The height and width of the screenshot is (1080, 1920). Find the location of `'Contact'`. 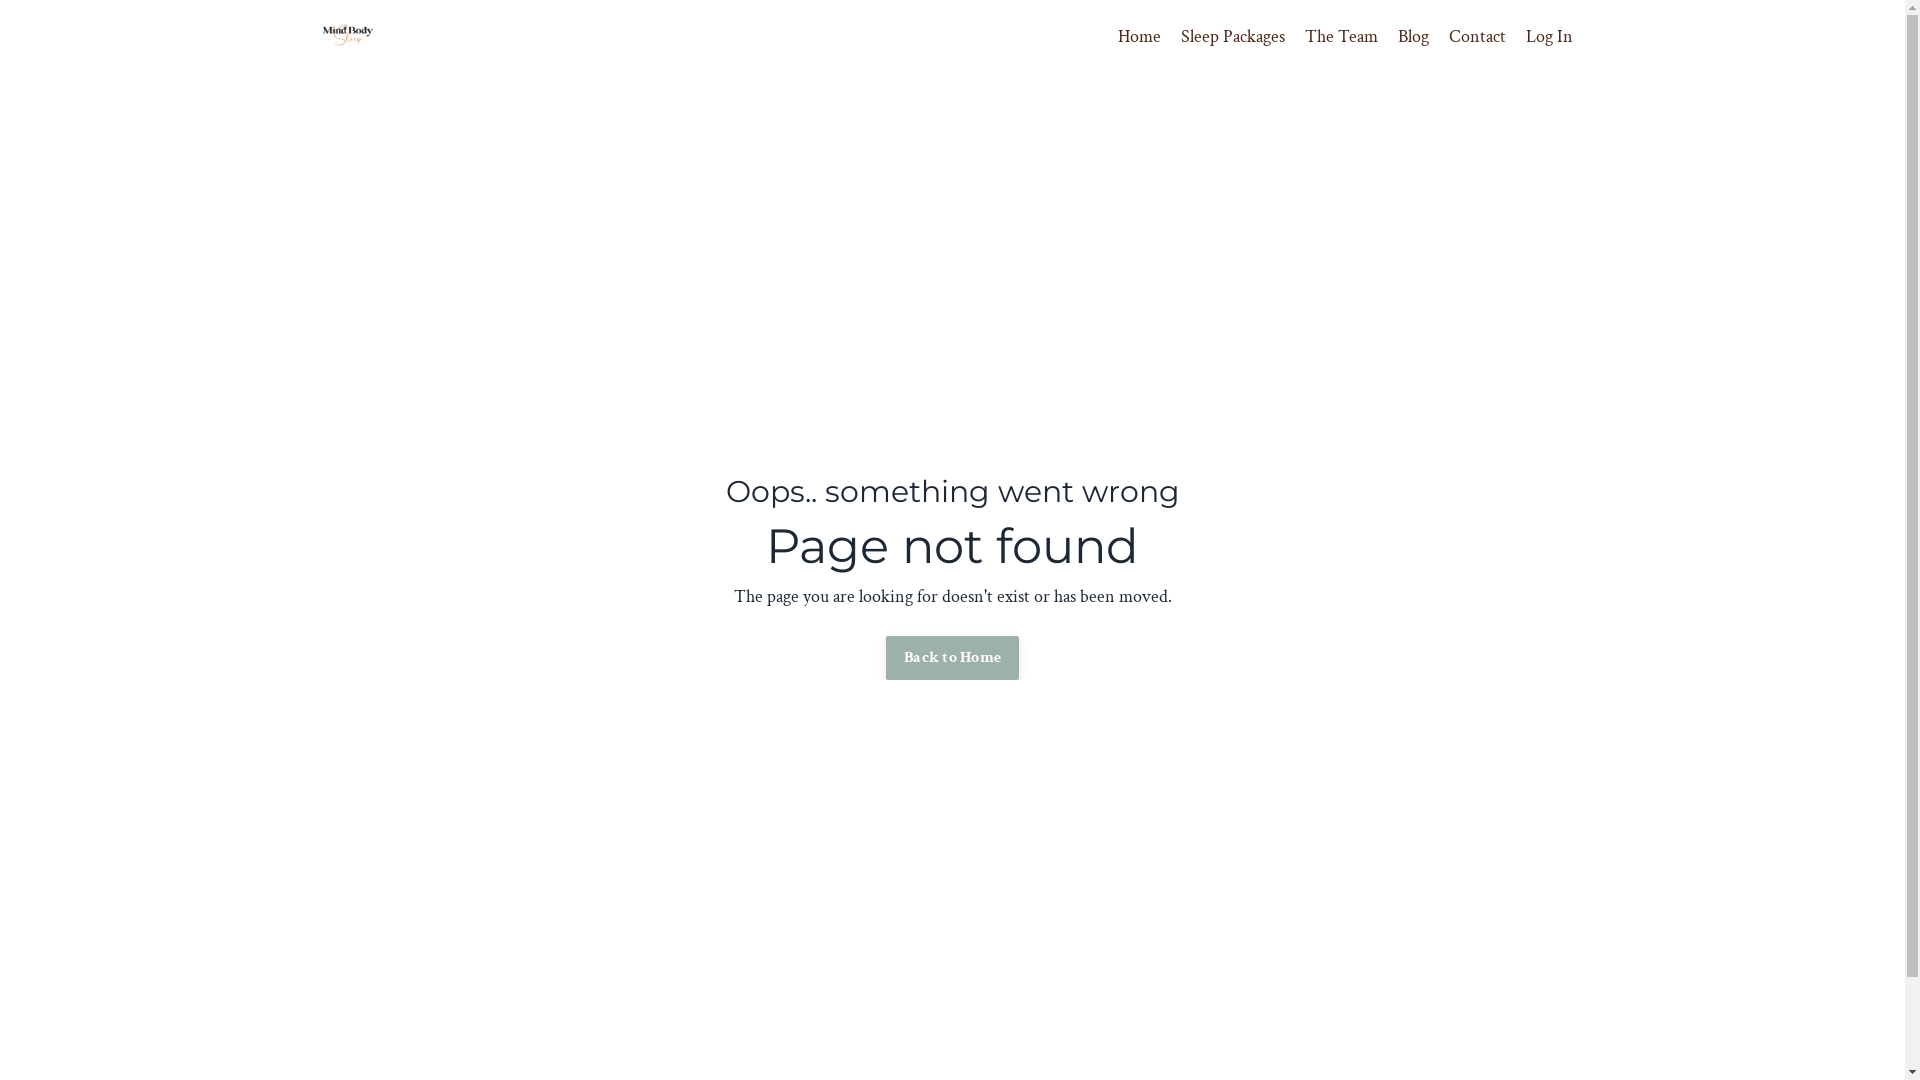

'Contact' is located at coordinates (1448, 37).